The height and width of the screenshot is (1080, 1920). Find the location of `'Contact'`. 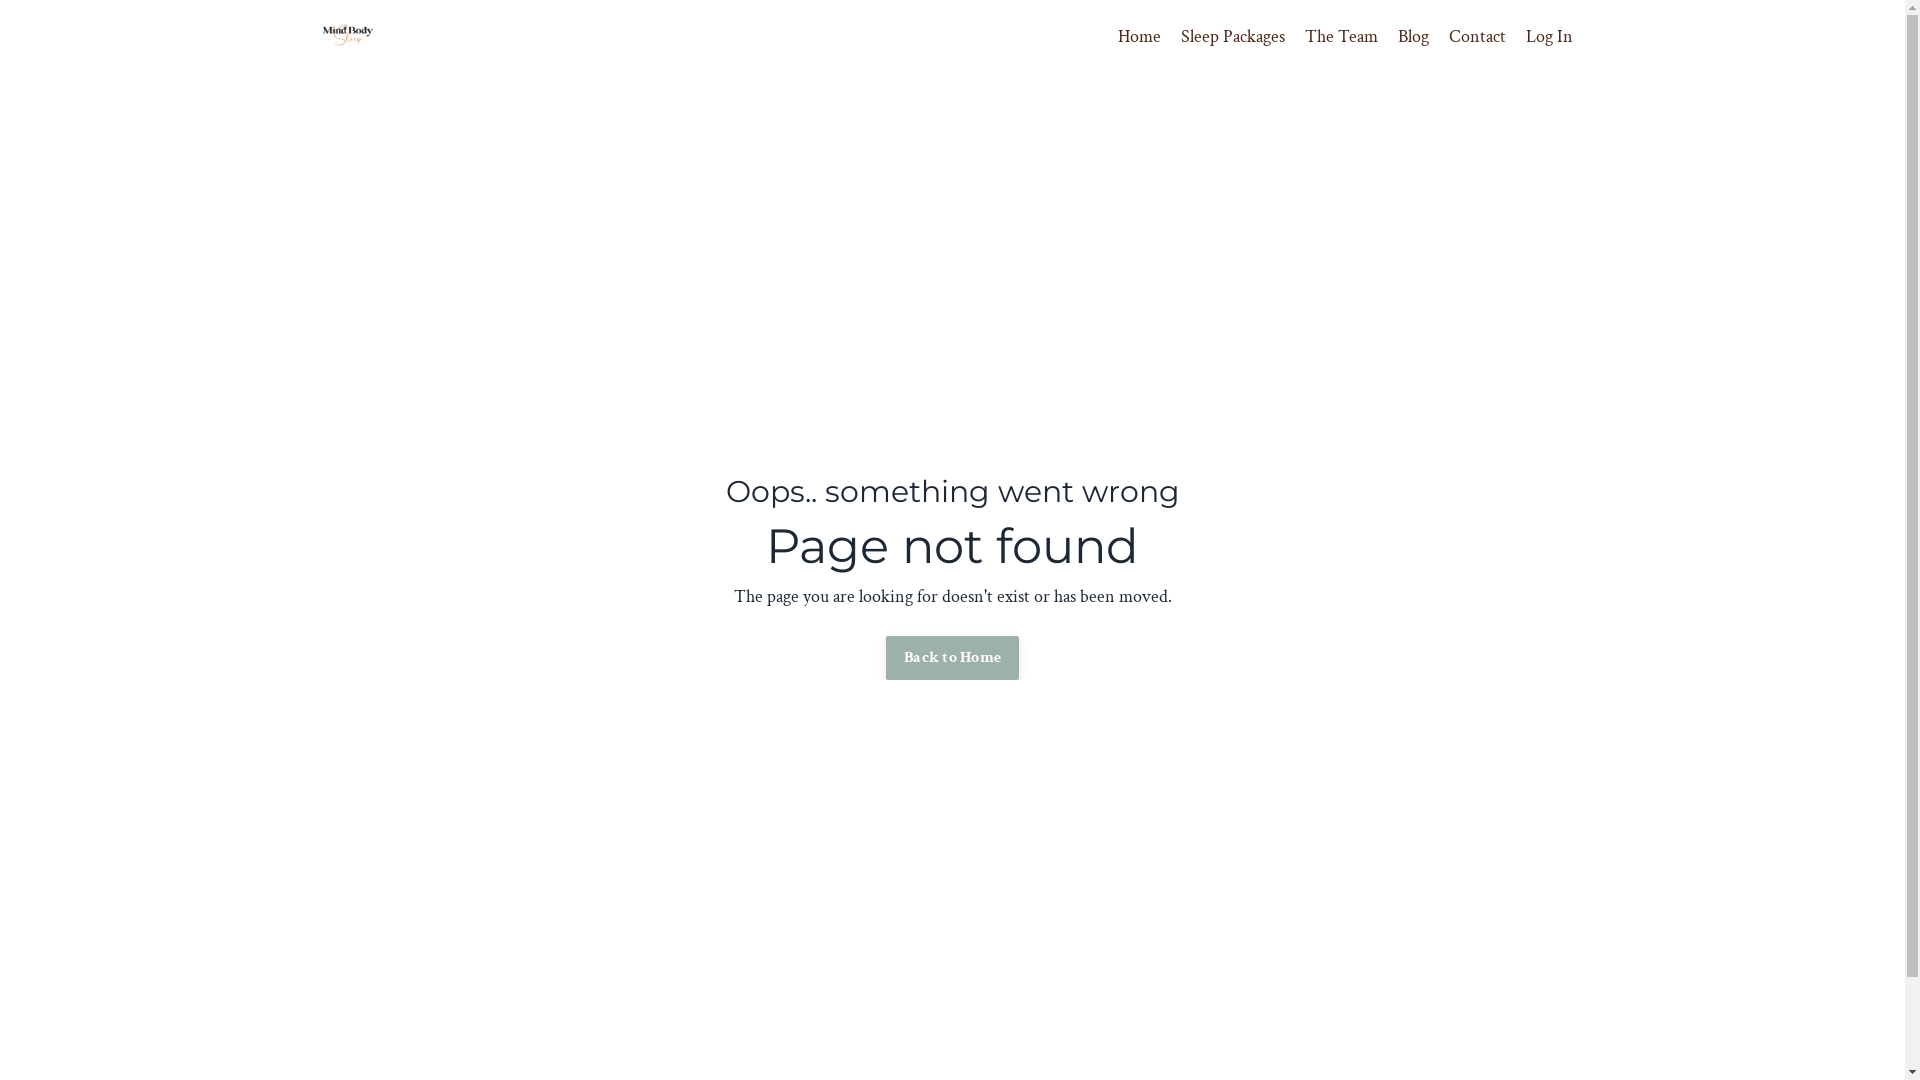

'Contact' is located at coordinates (1448, 37).